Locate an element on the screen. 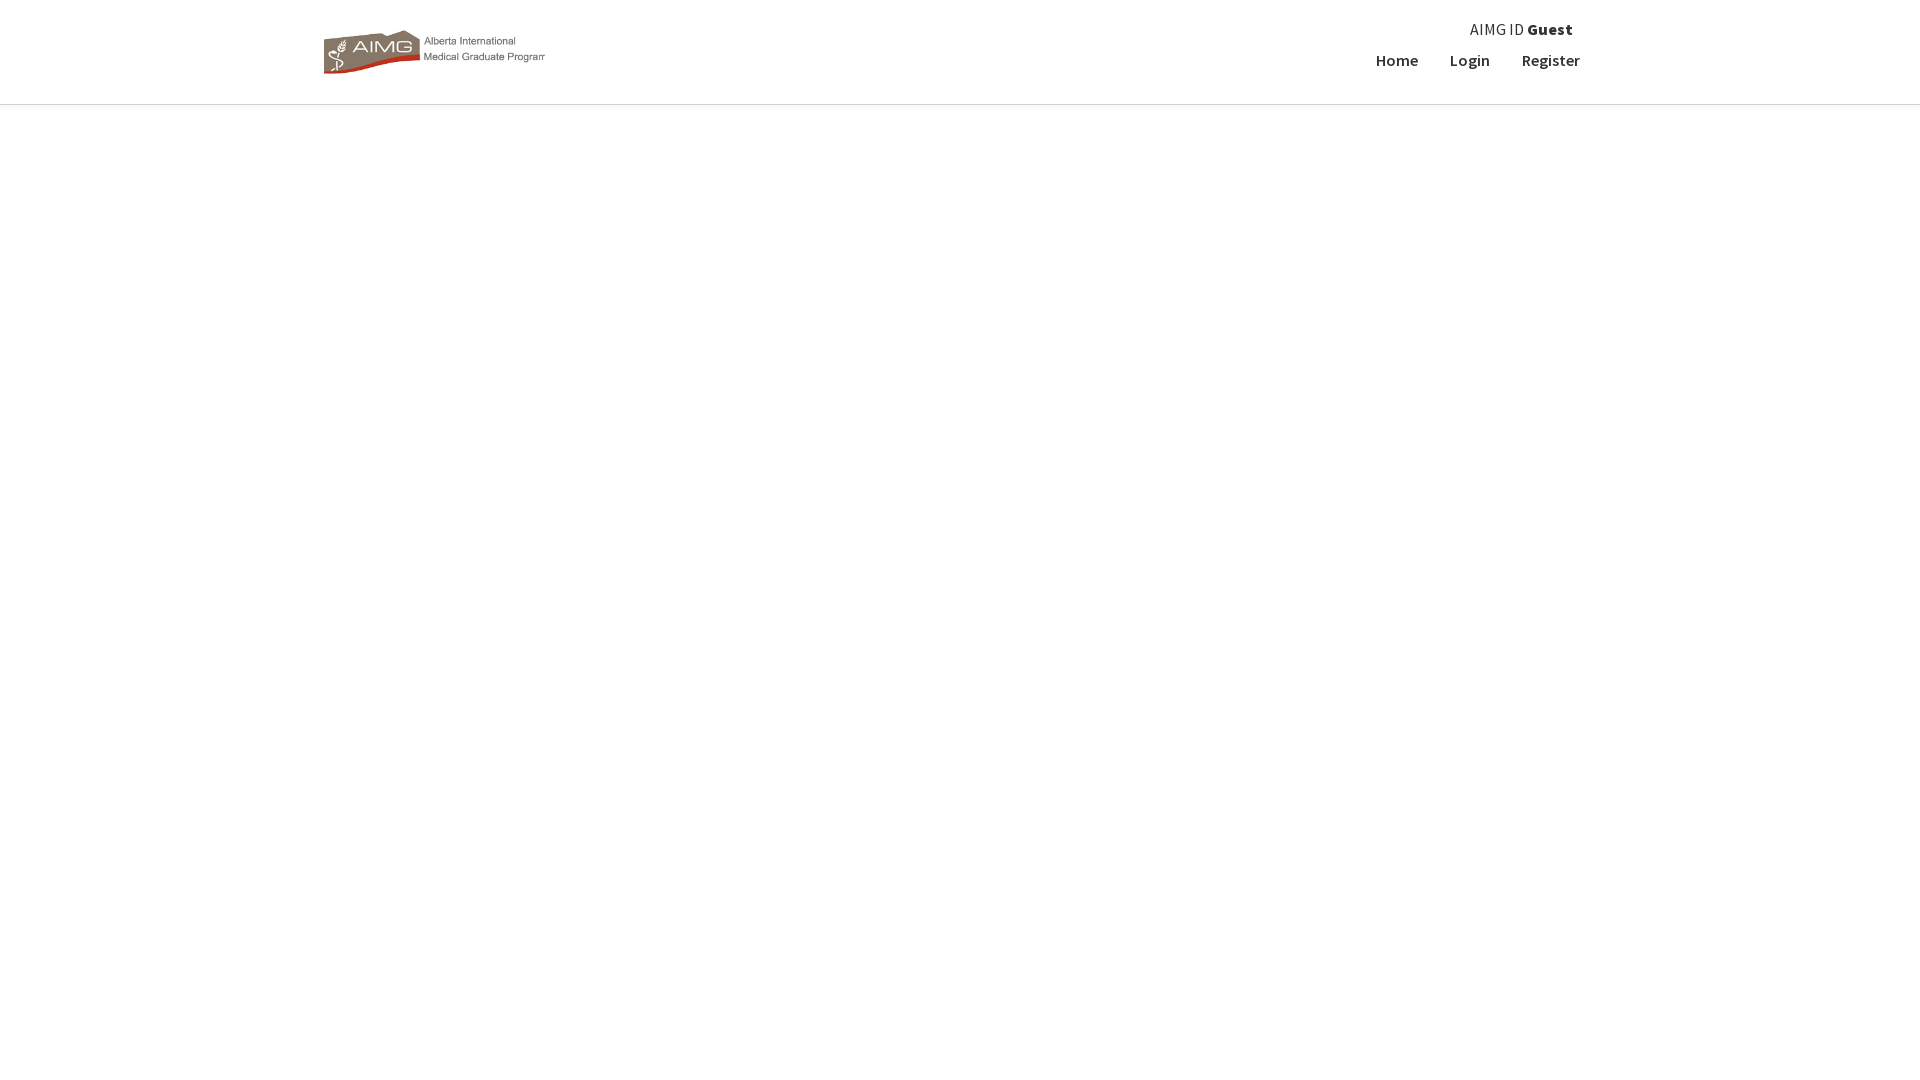 The width and height of the screenshot is (1920, 1080). 'Login' is located at coordinates (1469, 59).